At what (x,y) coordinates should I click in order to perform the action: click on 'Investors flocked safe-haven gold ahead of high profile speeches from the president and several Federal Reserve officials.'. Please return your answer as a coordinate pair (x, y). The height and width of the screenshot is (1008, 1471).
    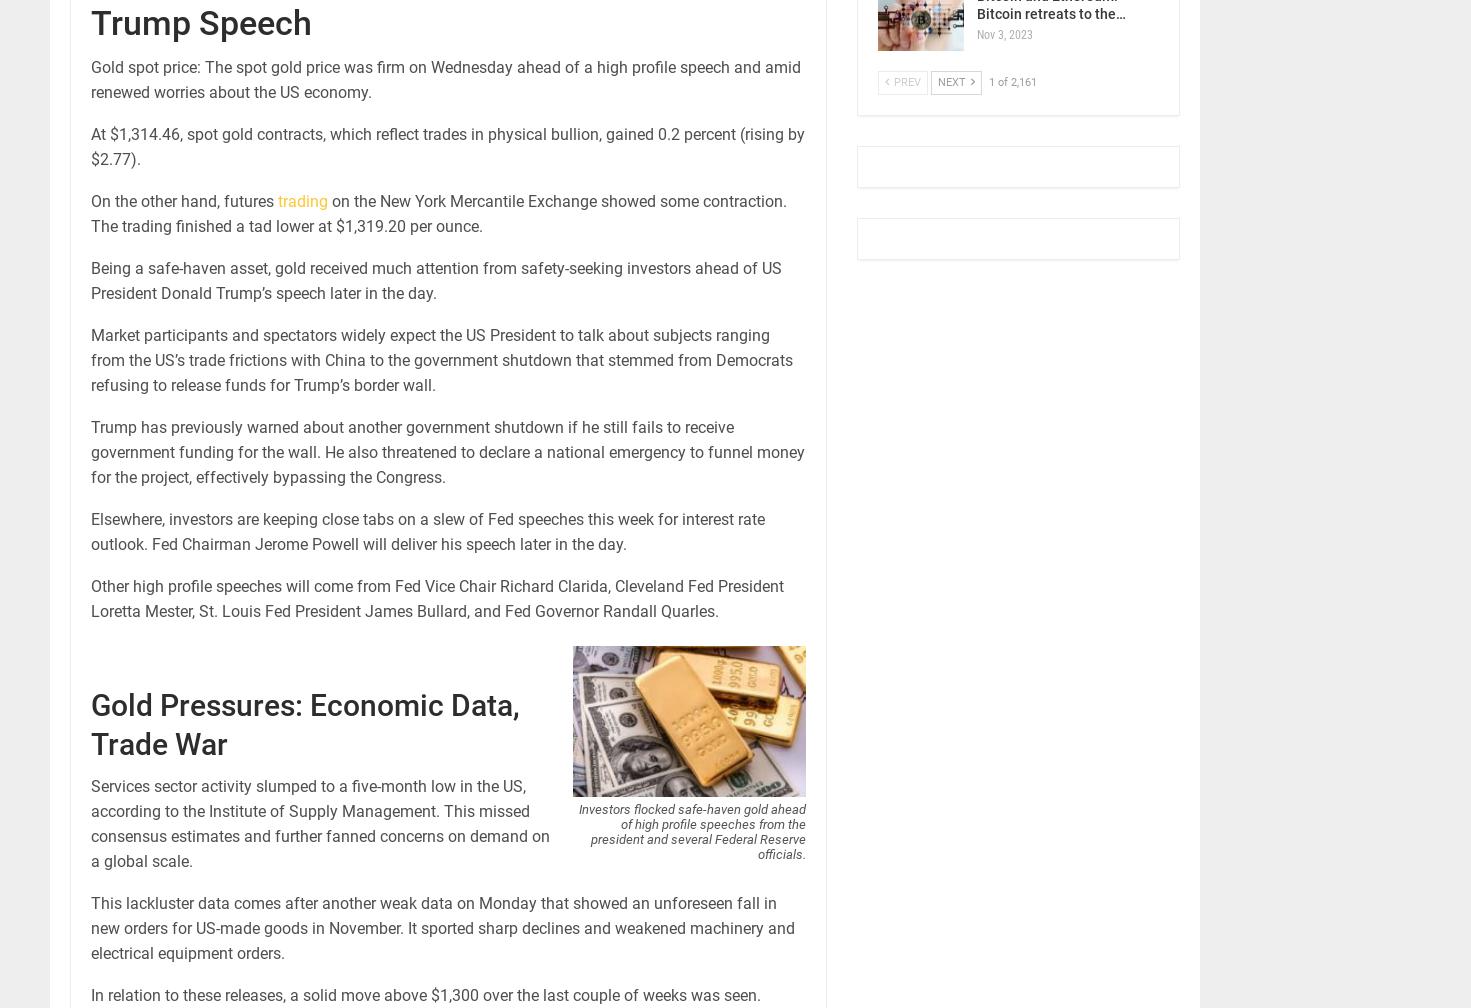
    Looking at the image, I should click on (691, 830).